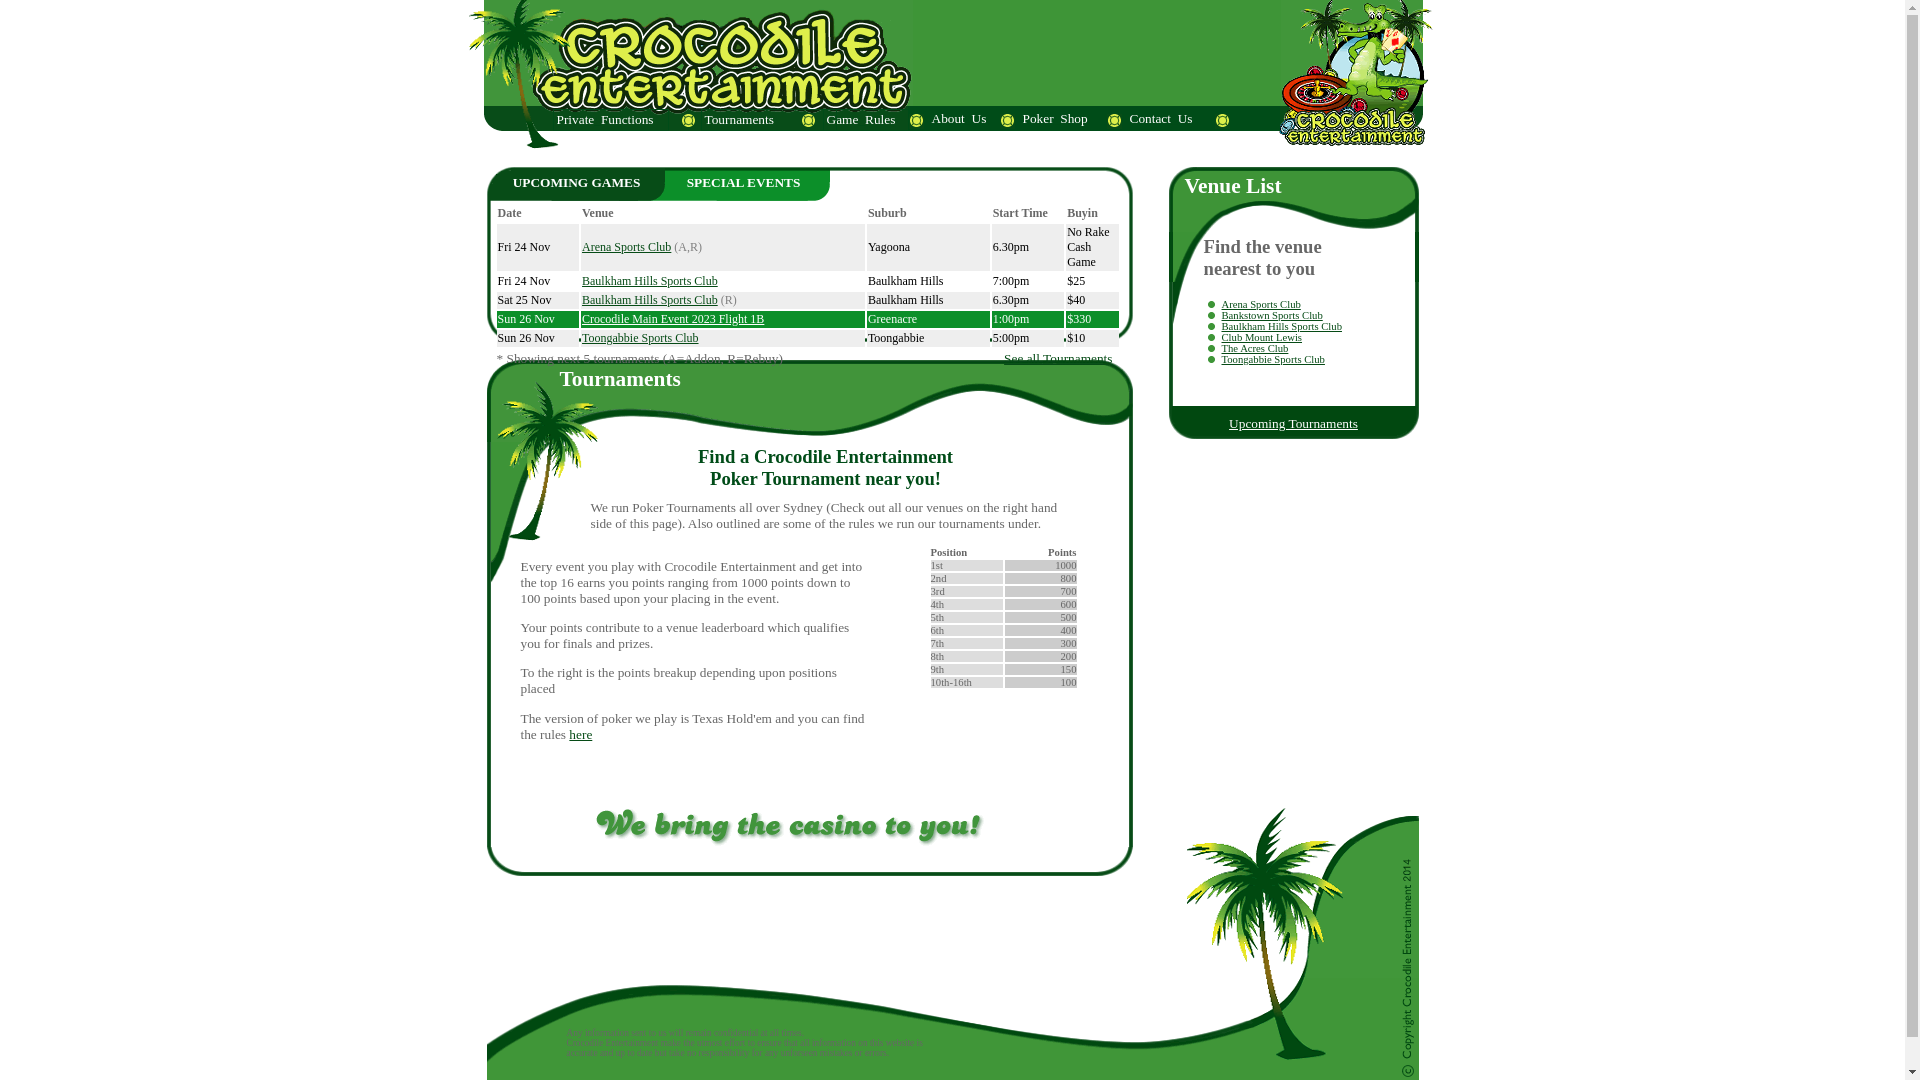 The height and width of the screenshot is (1080, 1920). What do you see at coordinates (743, 182) in the screenshot?
I see `'SPECIAL EVENTS'` at bounding box center [743, 182].